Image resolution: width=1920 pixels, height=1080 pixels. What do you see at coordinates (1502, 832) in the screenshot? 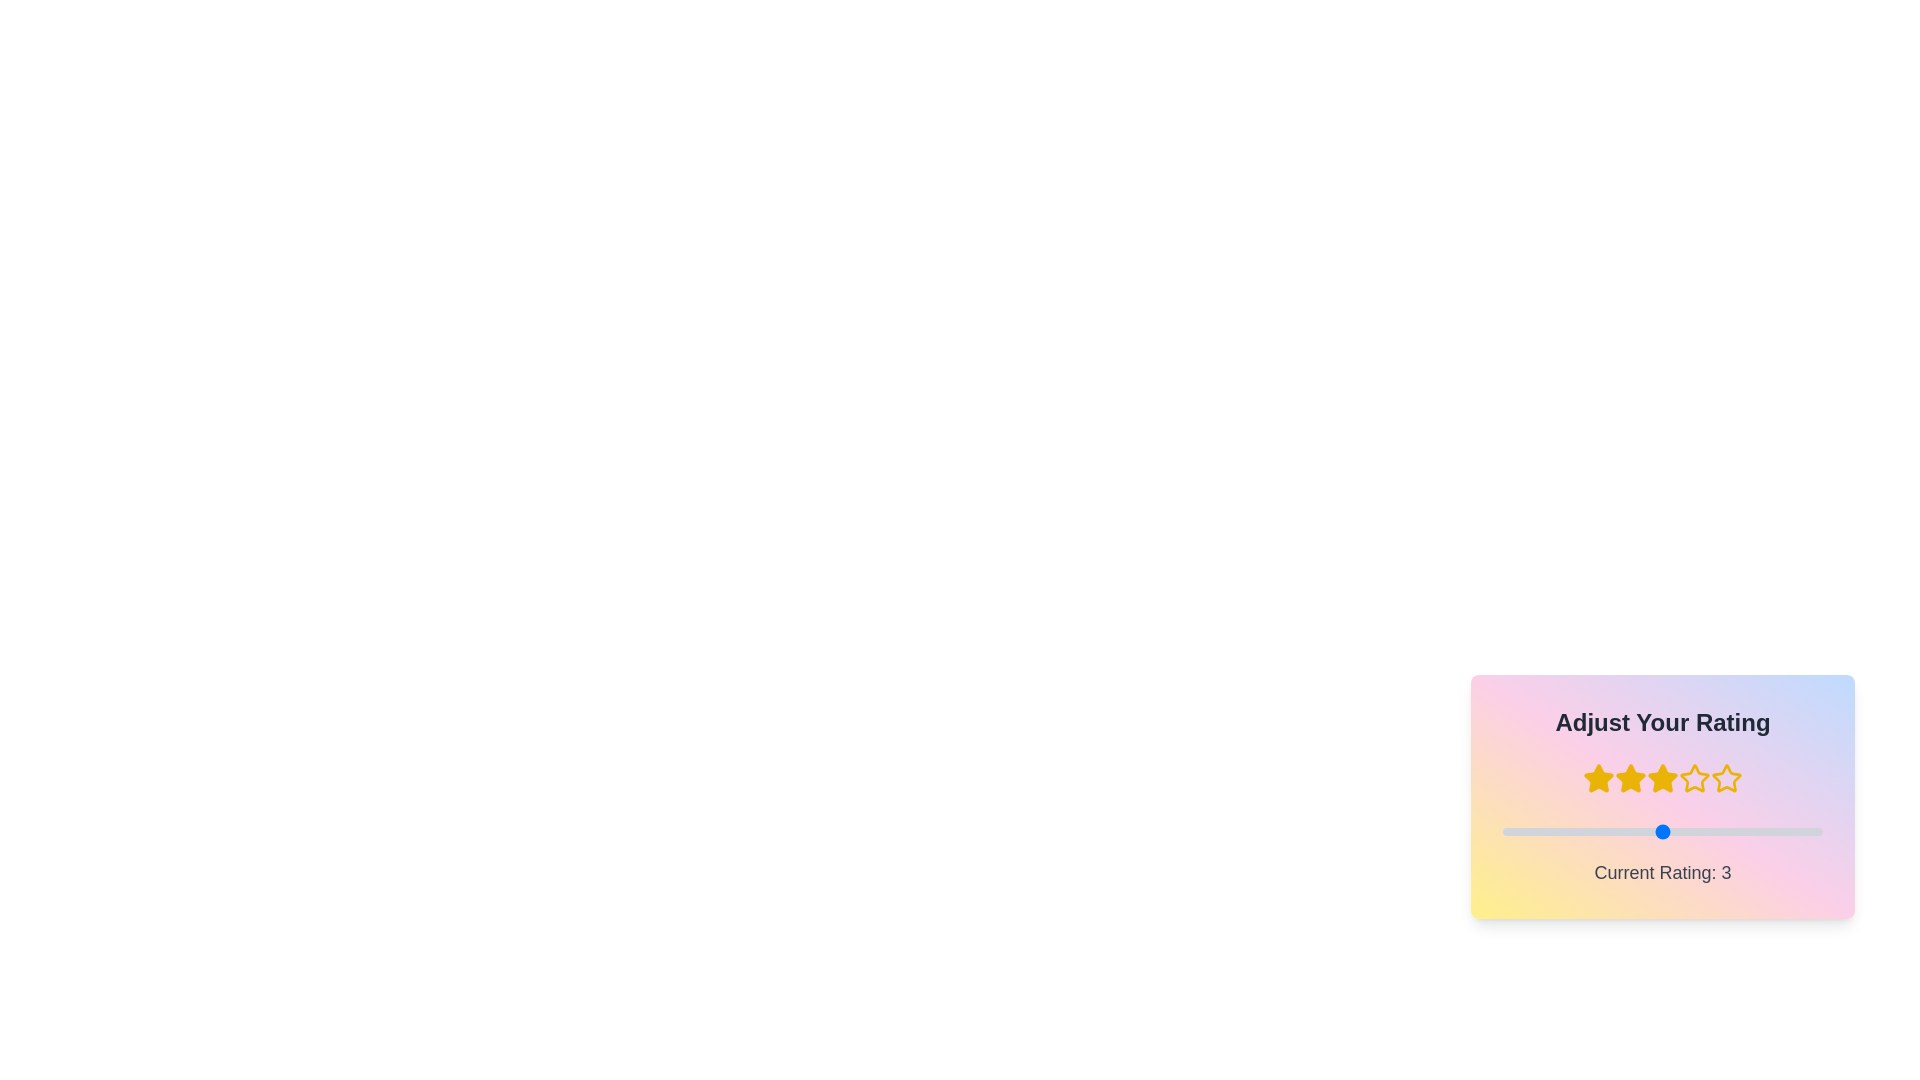
I see `the slider to set the rating to 2 (1 to 5)` at bounding box center [1502, 832].